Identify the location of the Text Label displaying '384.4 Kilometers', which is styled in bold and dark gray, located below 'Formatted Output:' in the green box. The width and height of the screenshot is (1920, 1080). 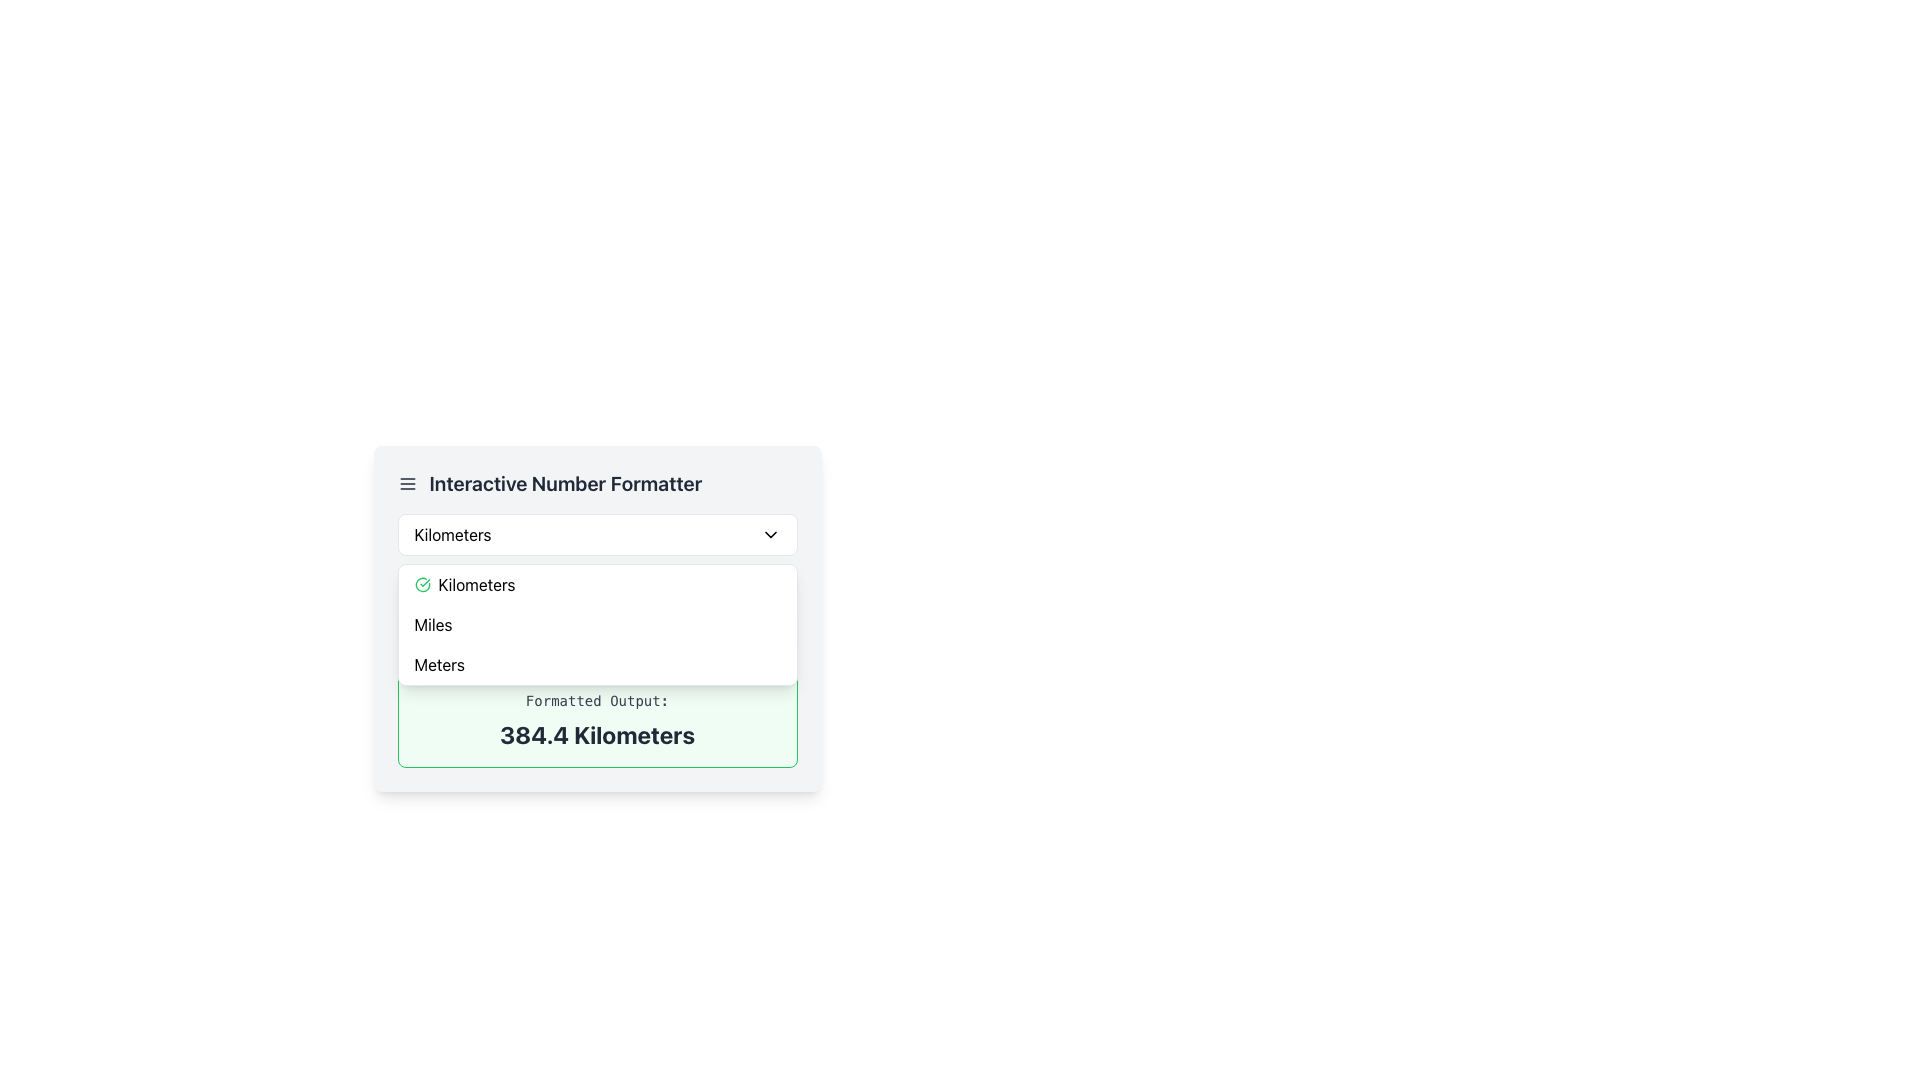
(596, 735).